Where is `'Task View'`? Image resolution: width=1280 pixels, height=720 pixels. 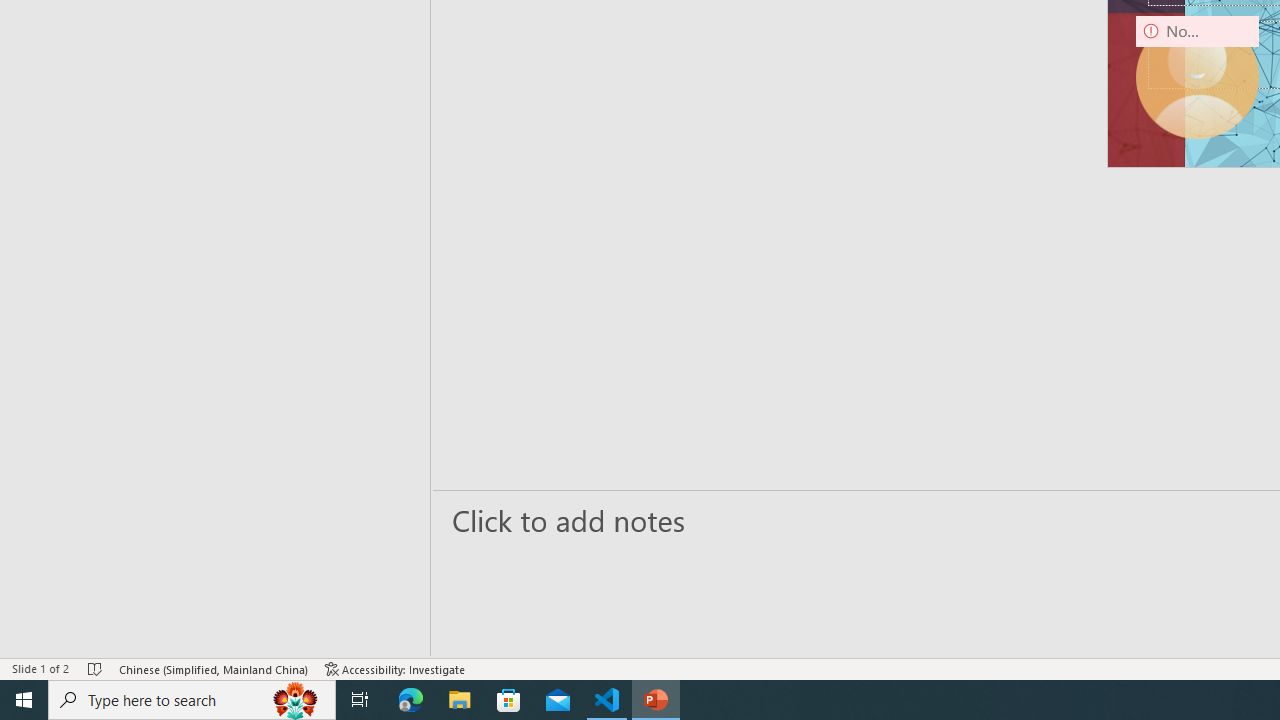
'Task View' is located at coordinates (359, 698).